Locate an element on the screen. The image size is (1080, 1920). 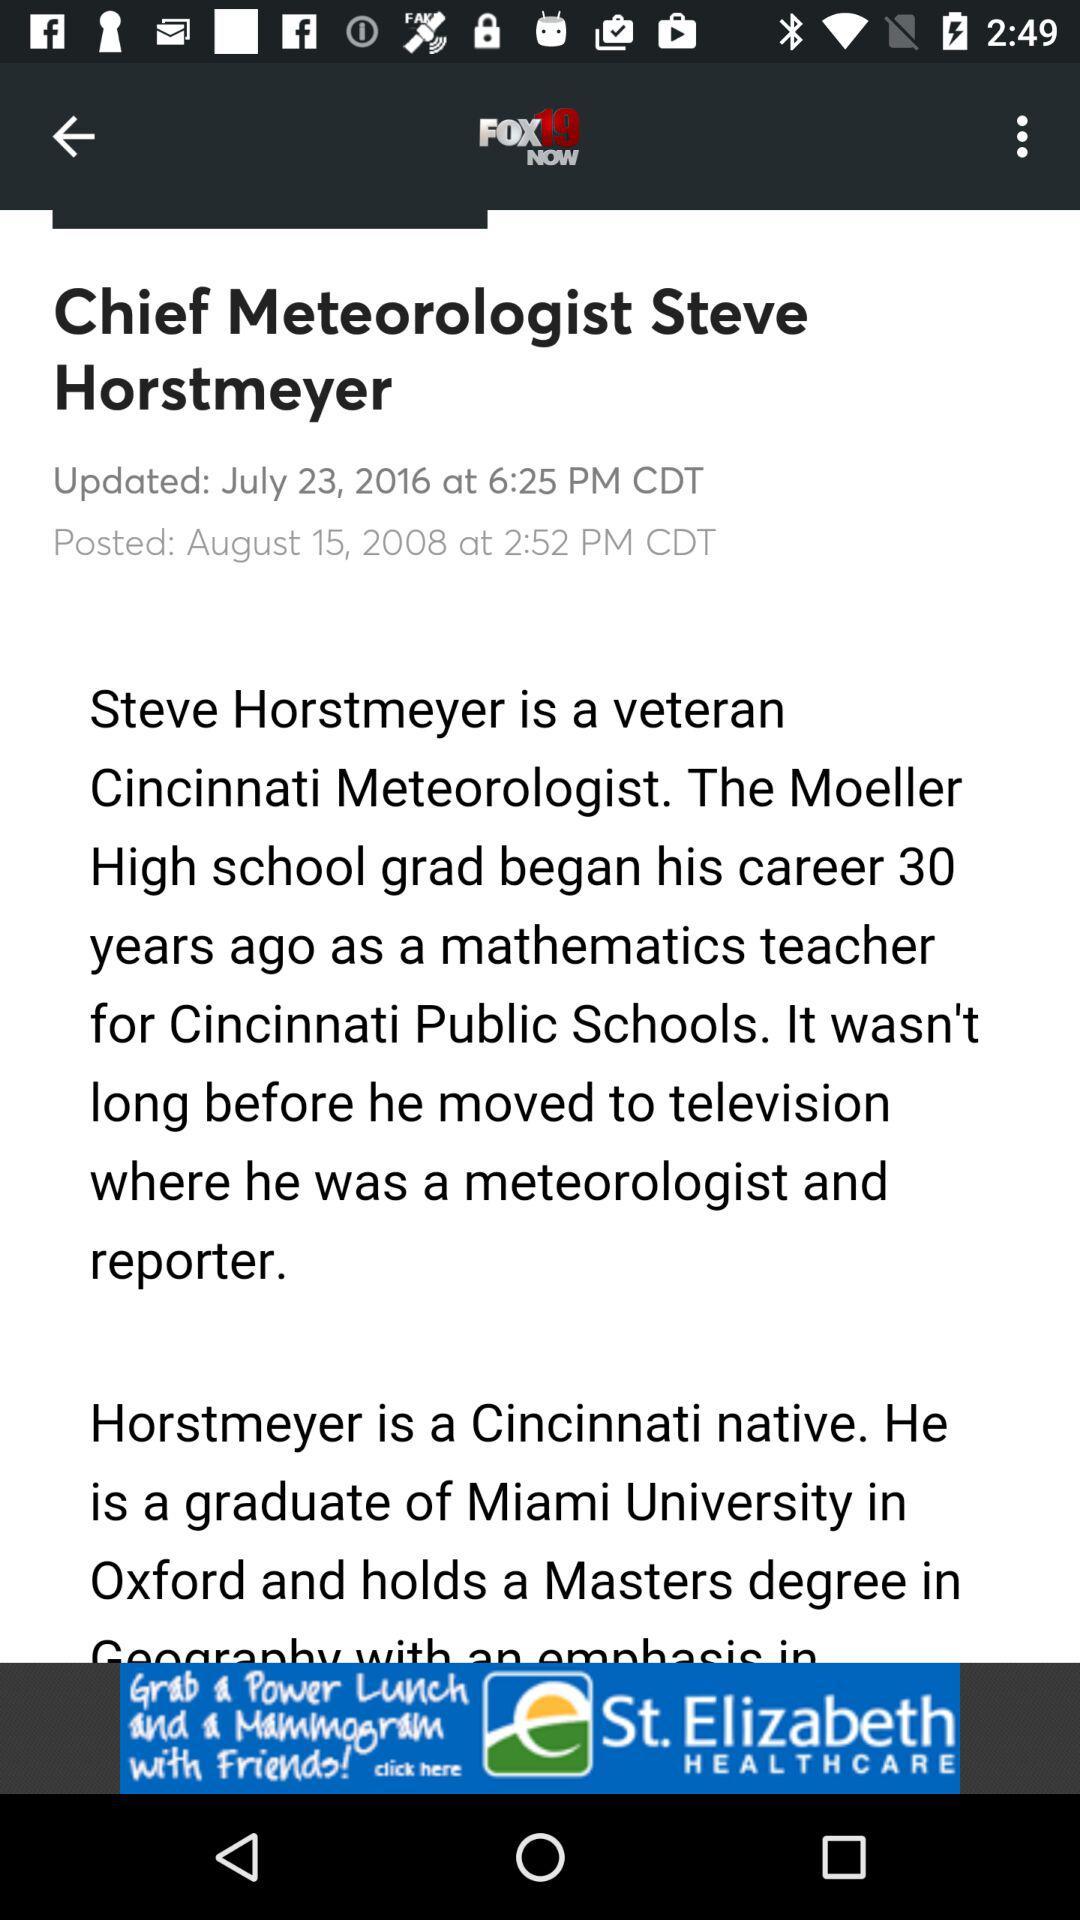
the picture is located at coordinates (540, 1727).